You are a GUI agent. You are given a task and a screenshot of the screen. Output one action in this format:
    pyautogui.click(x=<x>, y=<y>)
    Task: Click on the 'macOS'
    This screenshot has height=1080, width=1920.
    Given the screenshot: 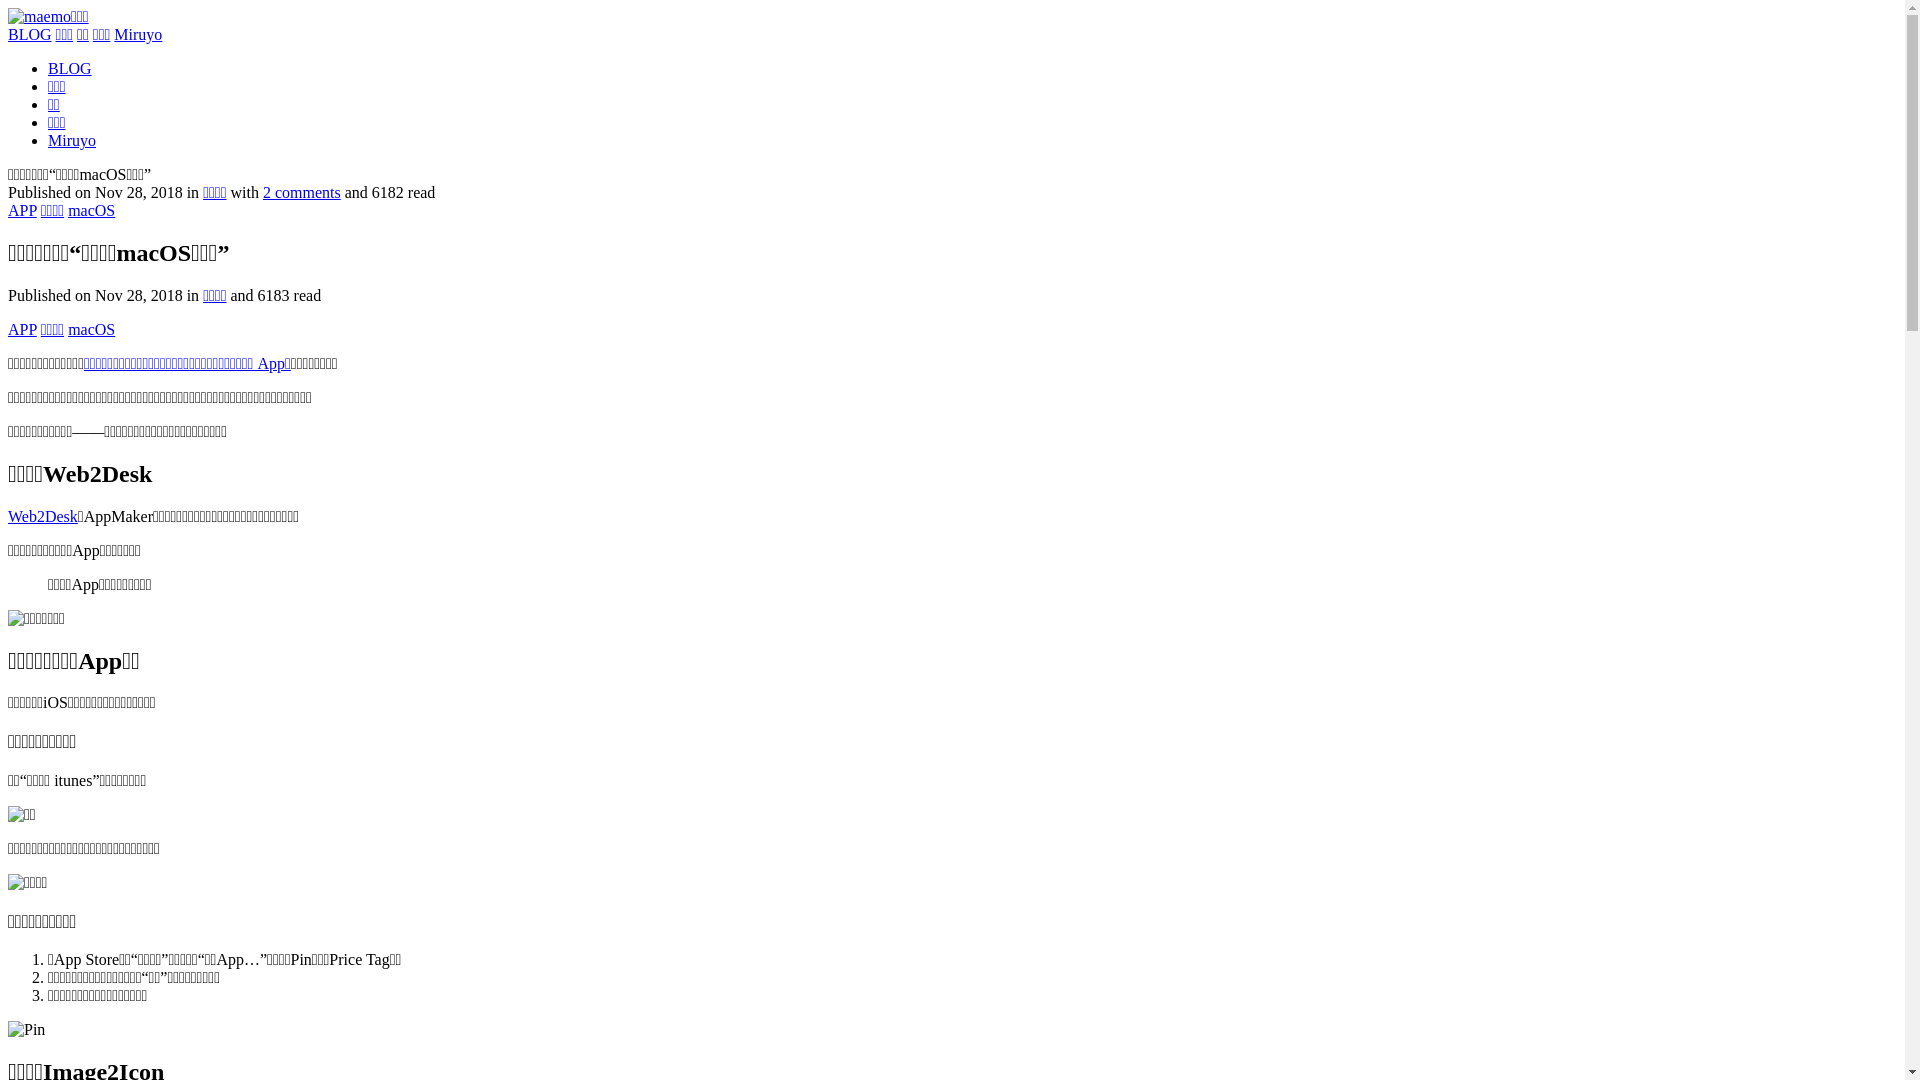 What is the action you would take?
    pyautogui.click(x=90, y=210)
    